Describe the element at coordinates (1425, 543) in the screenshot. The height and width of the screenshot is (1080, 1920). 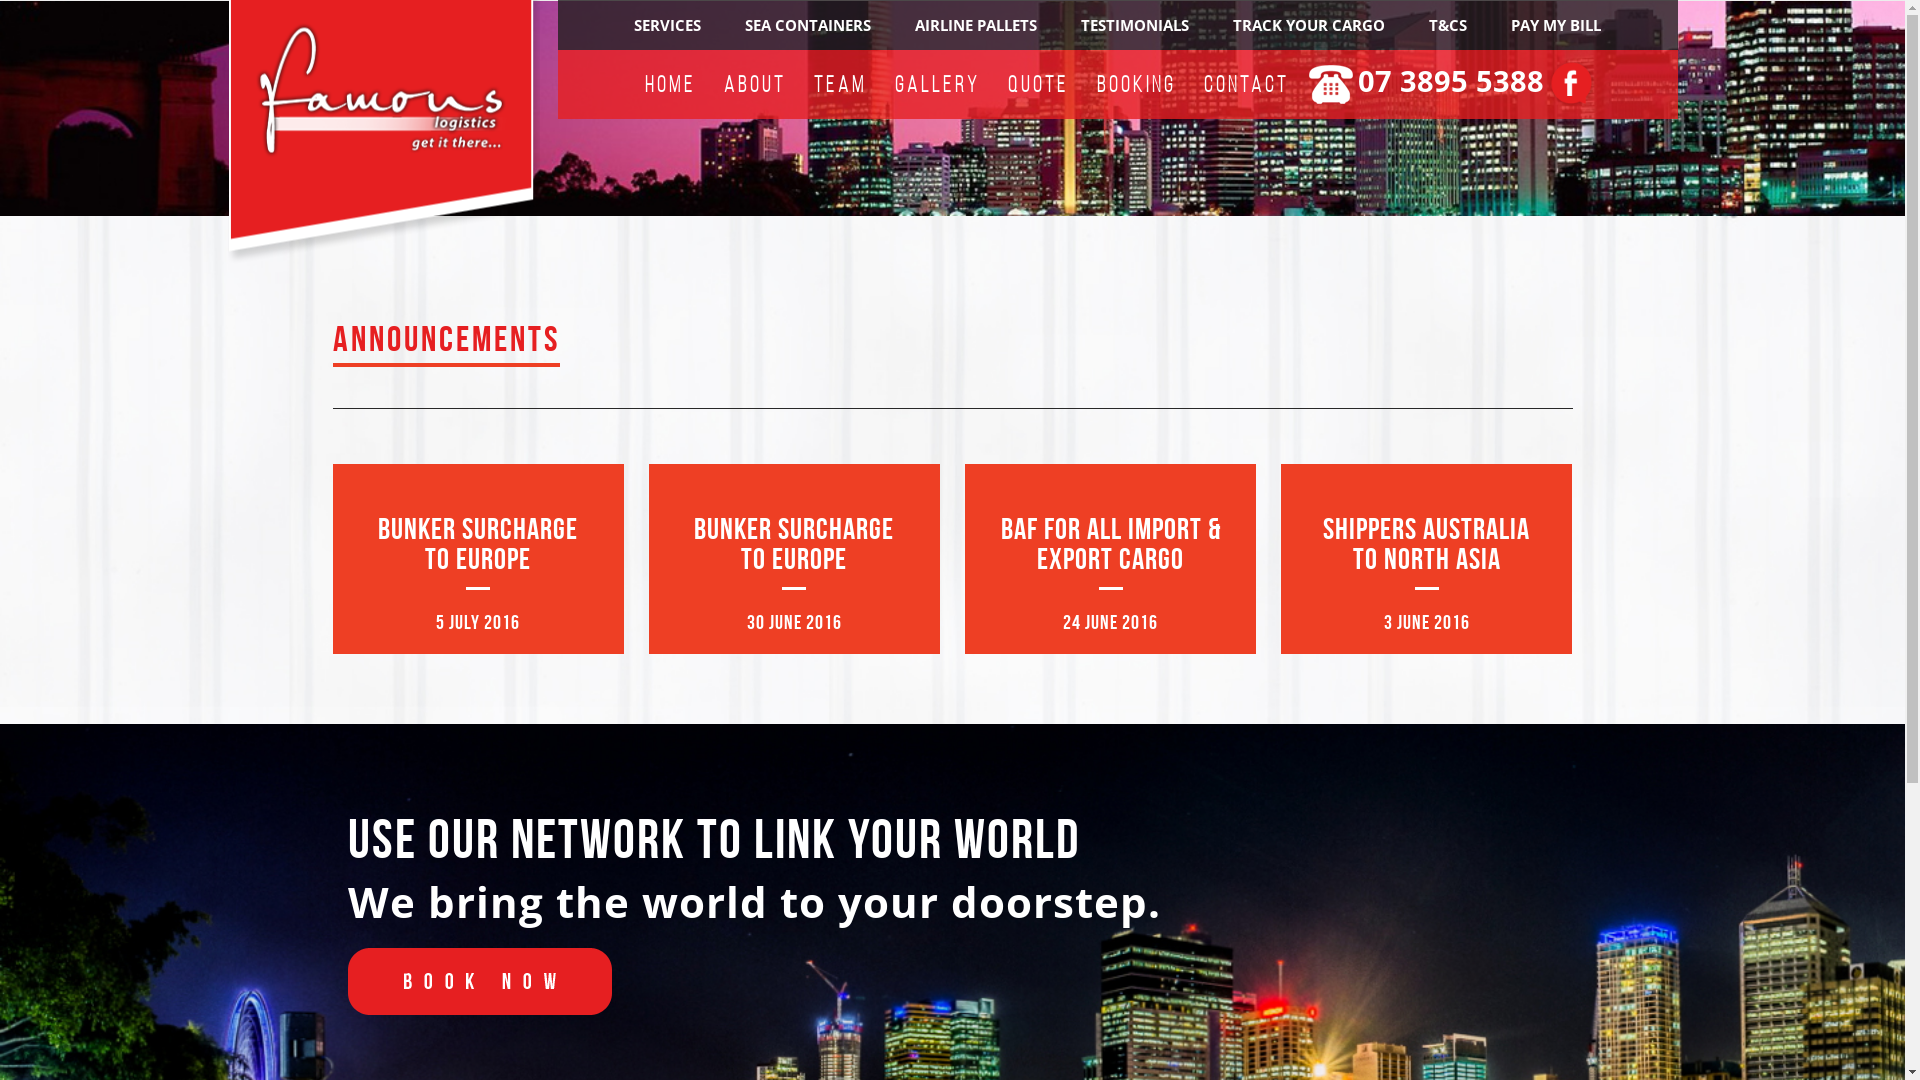
I see `'SHIPPERS AUSTRALIA` at that location.